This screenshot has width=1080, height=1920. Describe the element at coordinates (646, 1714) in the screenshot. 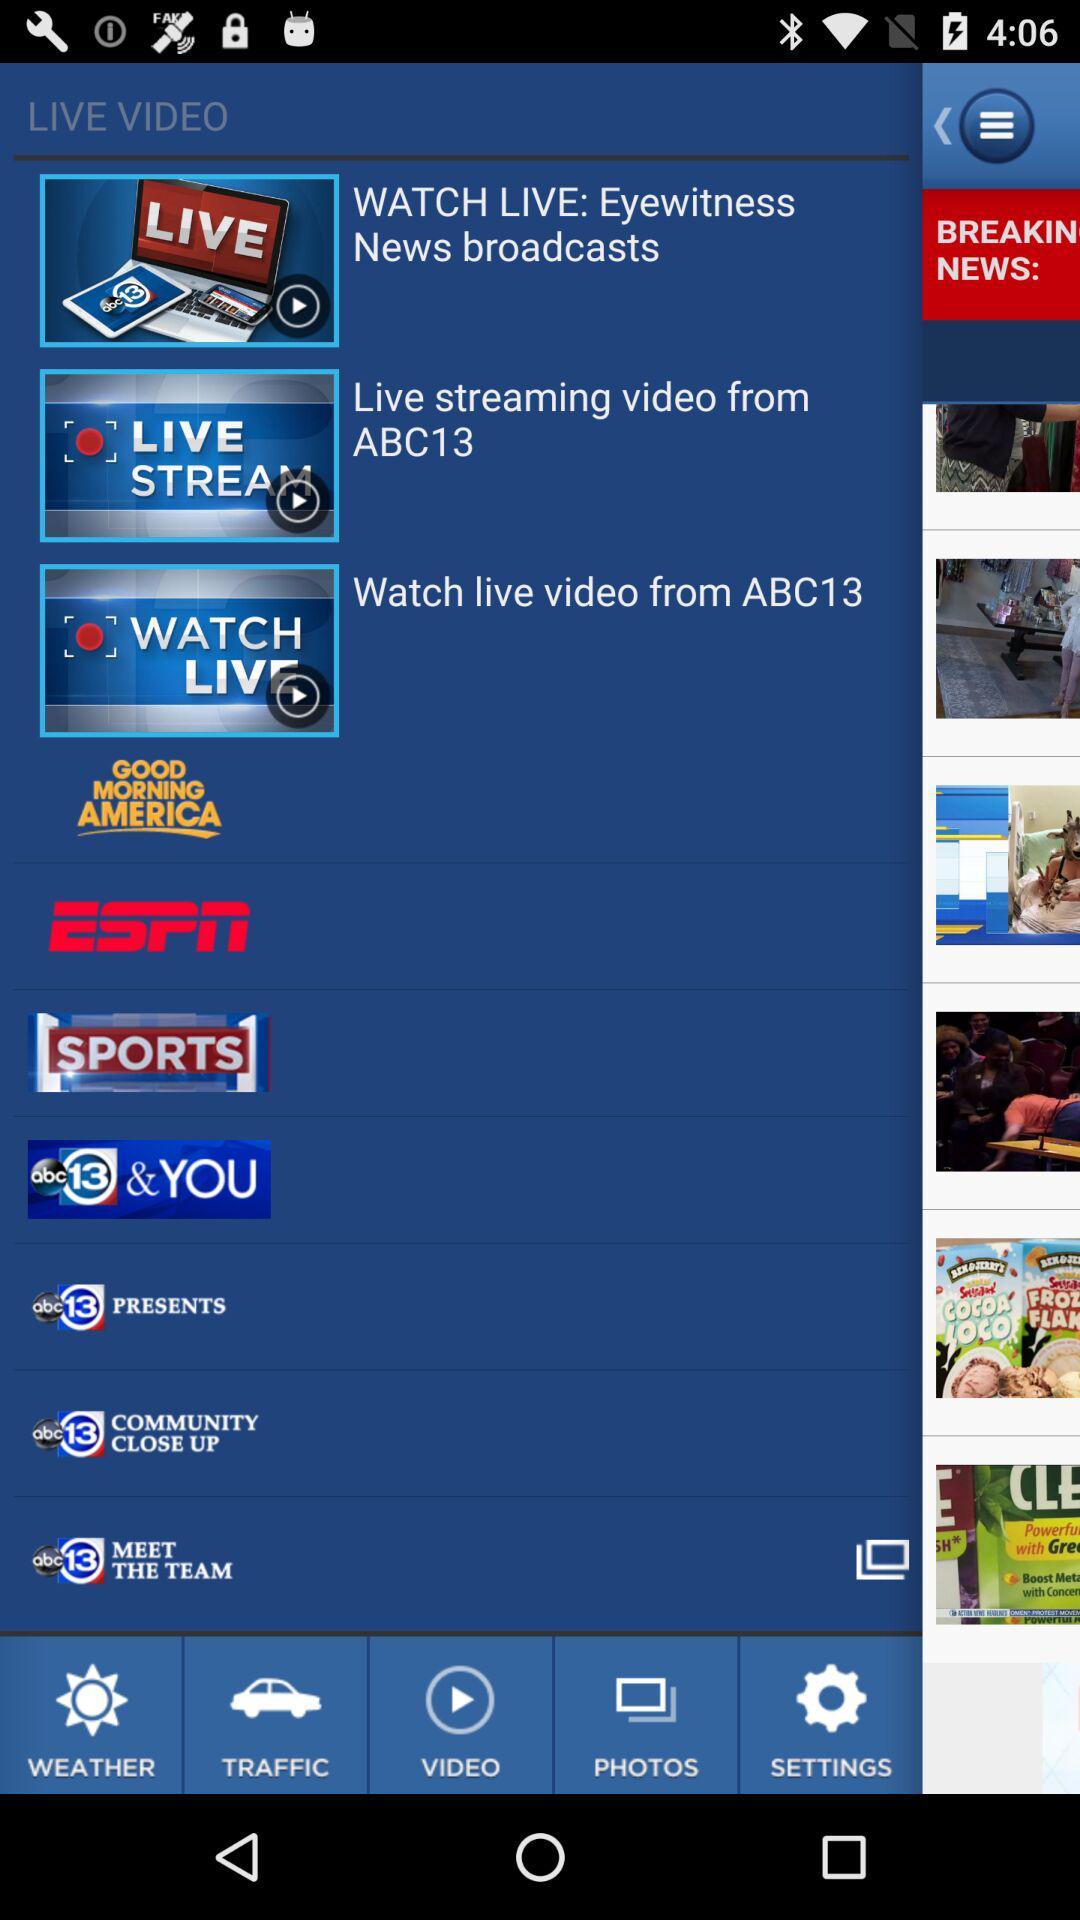

I see `open gallery` at that location.